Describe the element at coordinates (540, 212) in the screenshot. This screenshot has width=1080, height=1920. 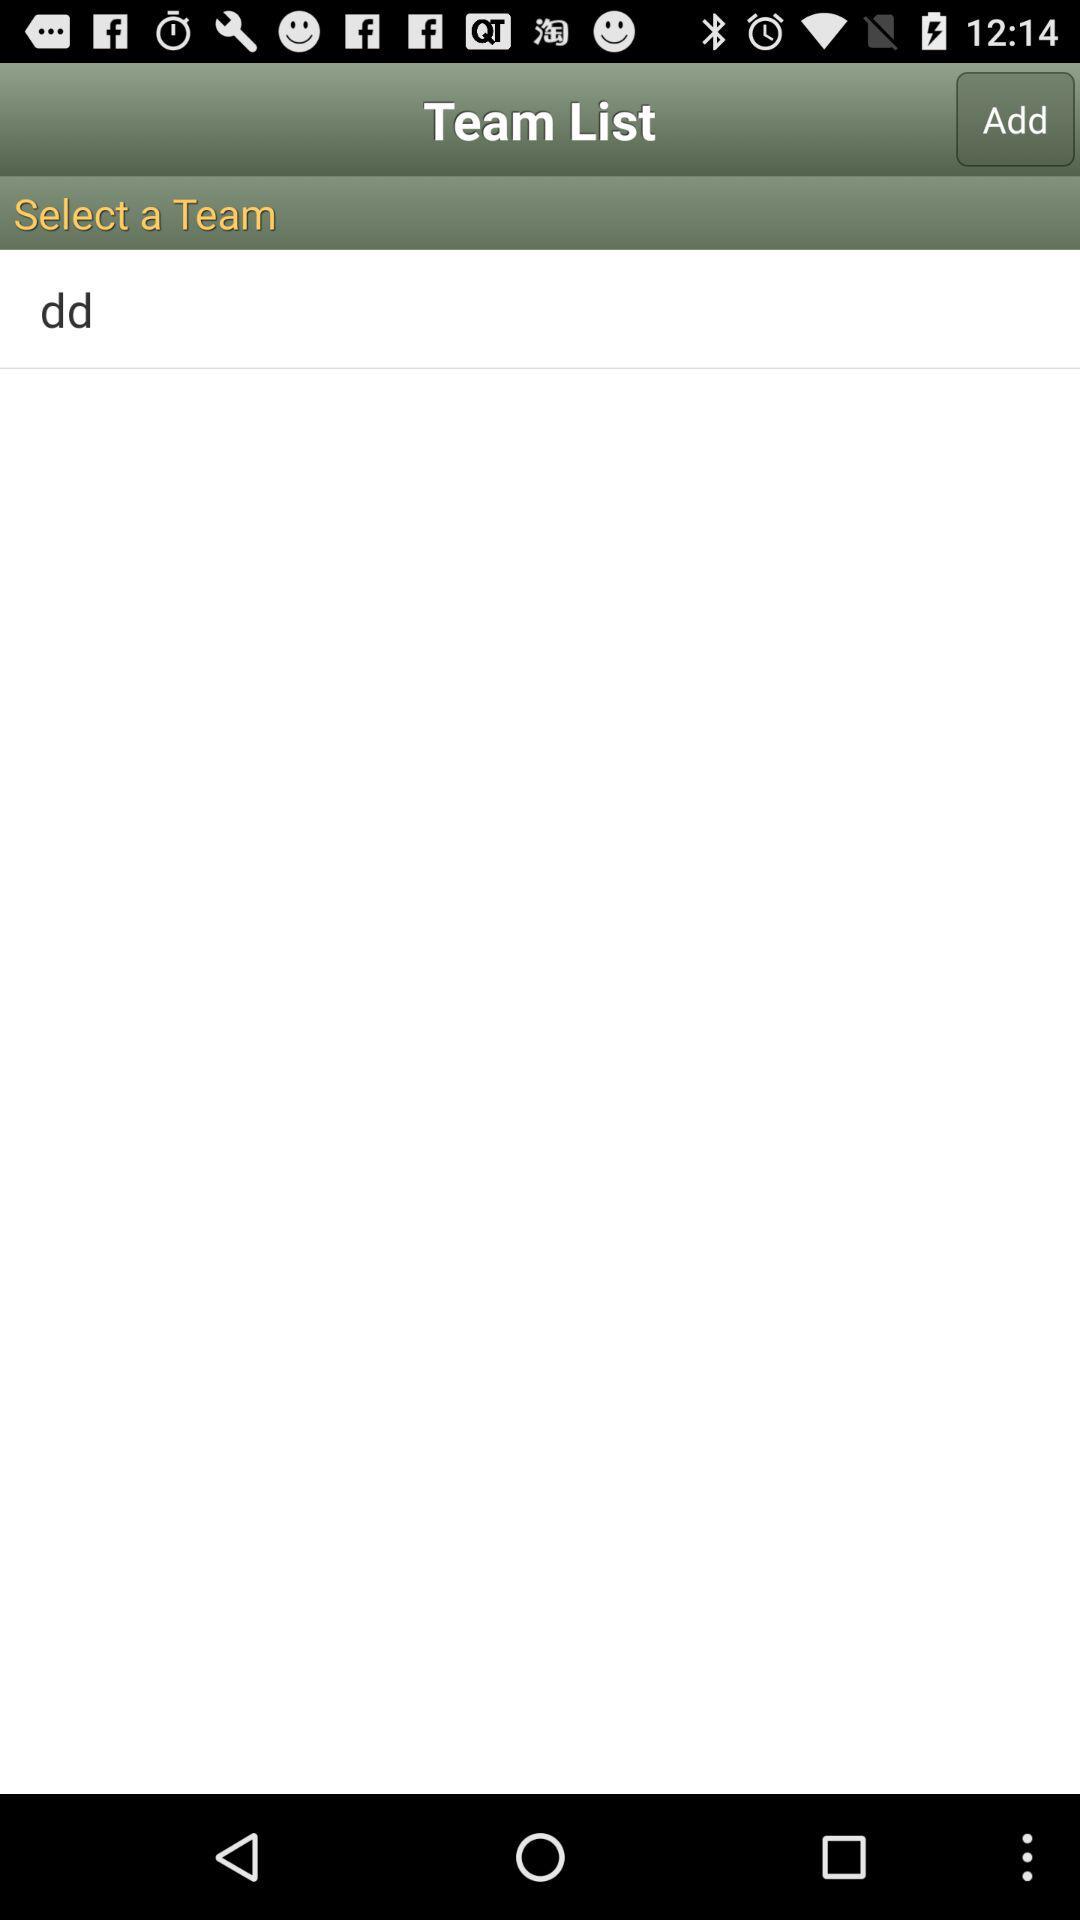
I see `the icon below add button` at that location.